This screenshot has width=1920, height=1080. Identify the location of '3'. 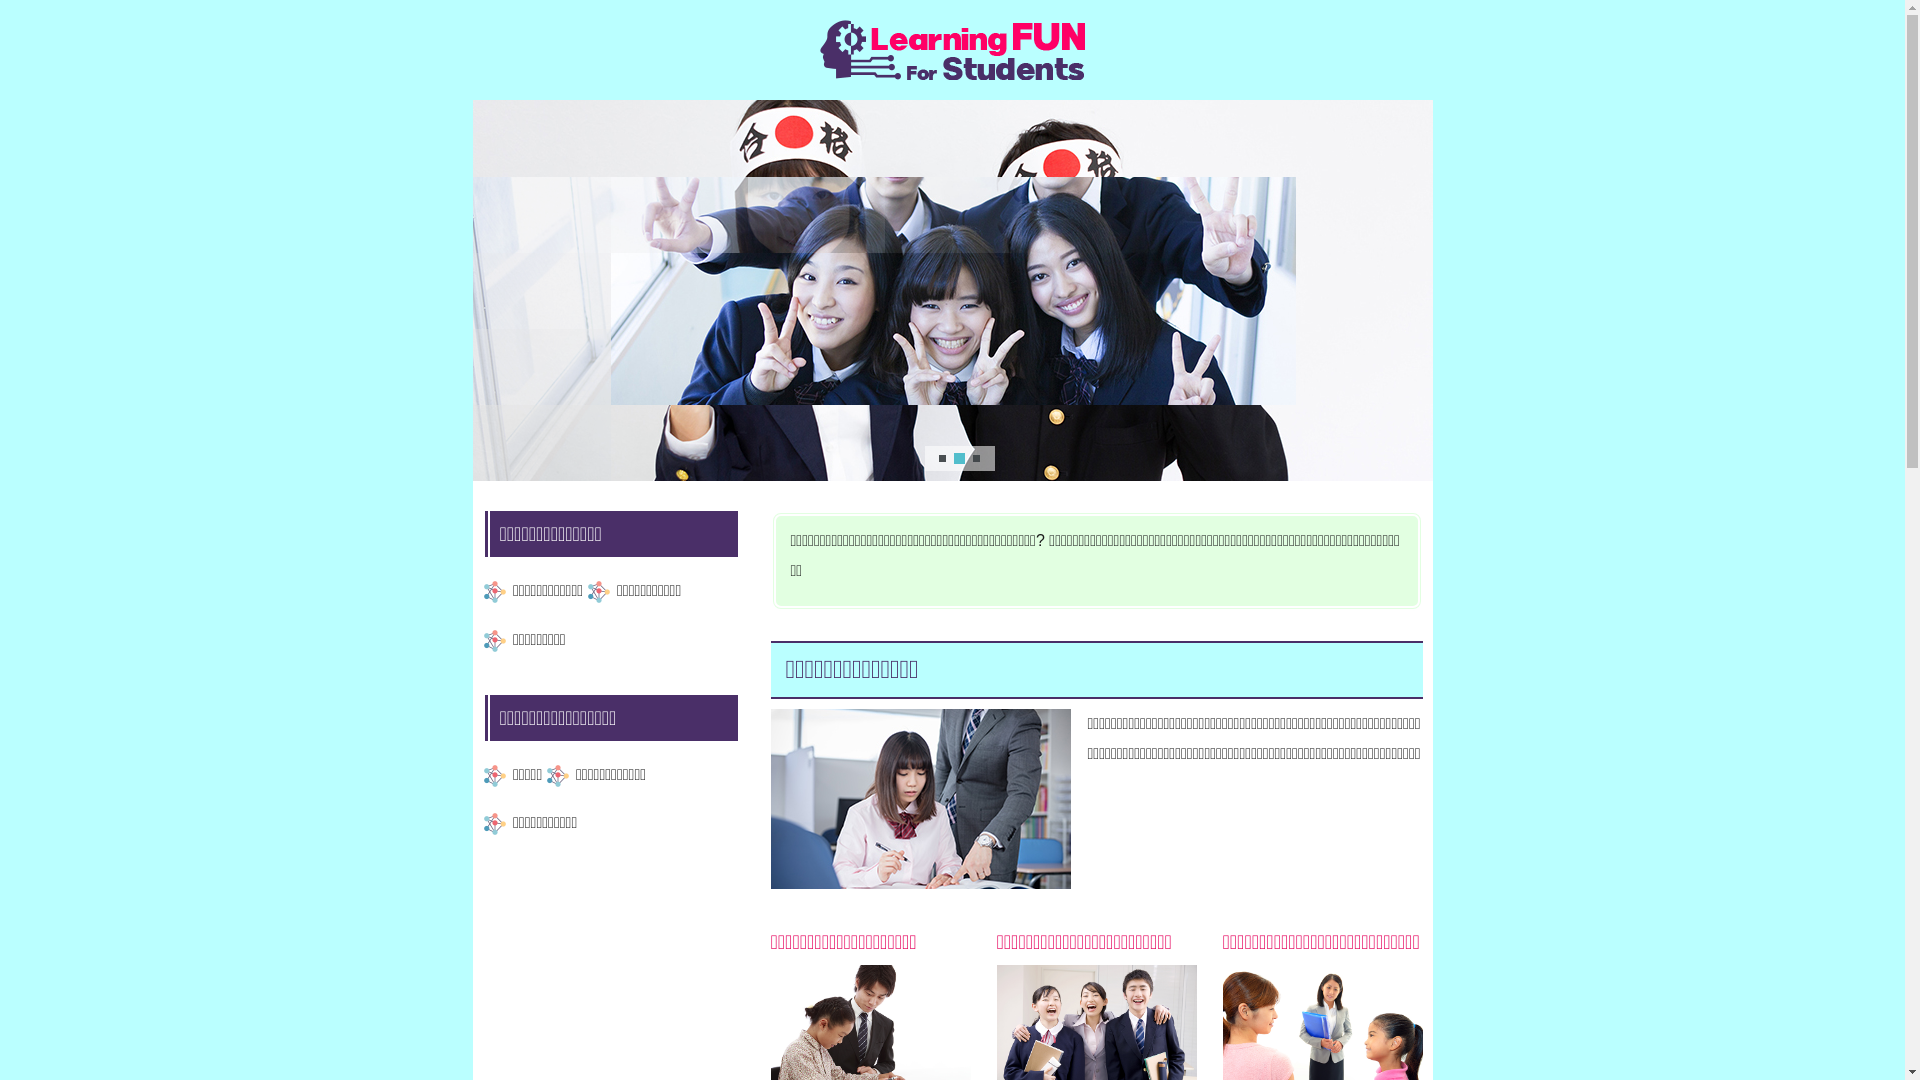
(976, 458).